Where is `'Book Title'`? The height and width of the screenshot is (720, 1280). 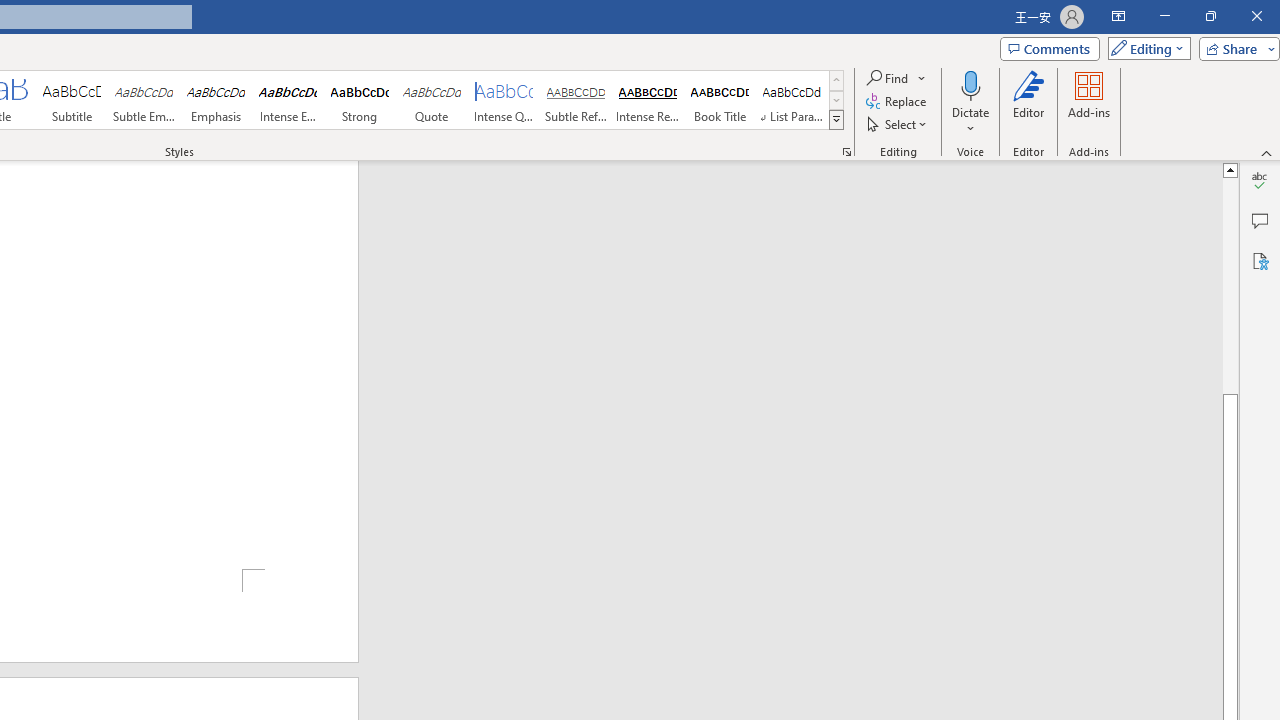
'Book Title' is located at coordinates (720, 100).